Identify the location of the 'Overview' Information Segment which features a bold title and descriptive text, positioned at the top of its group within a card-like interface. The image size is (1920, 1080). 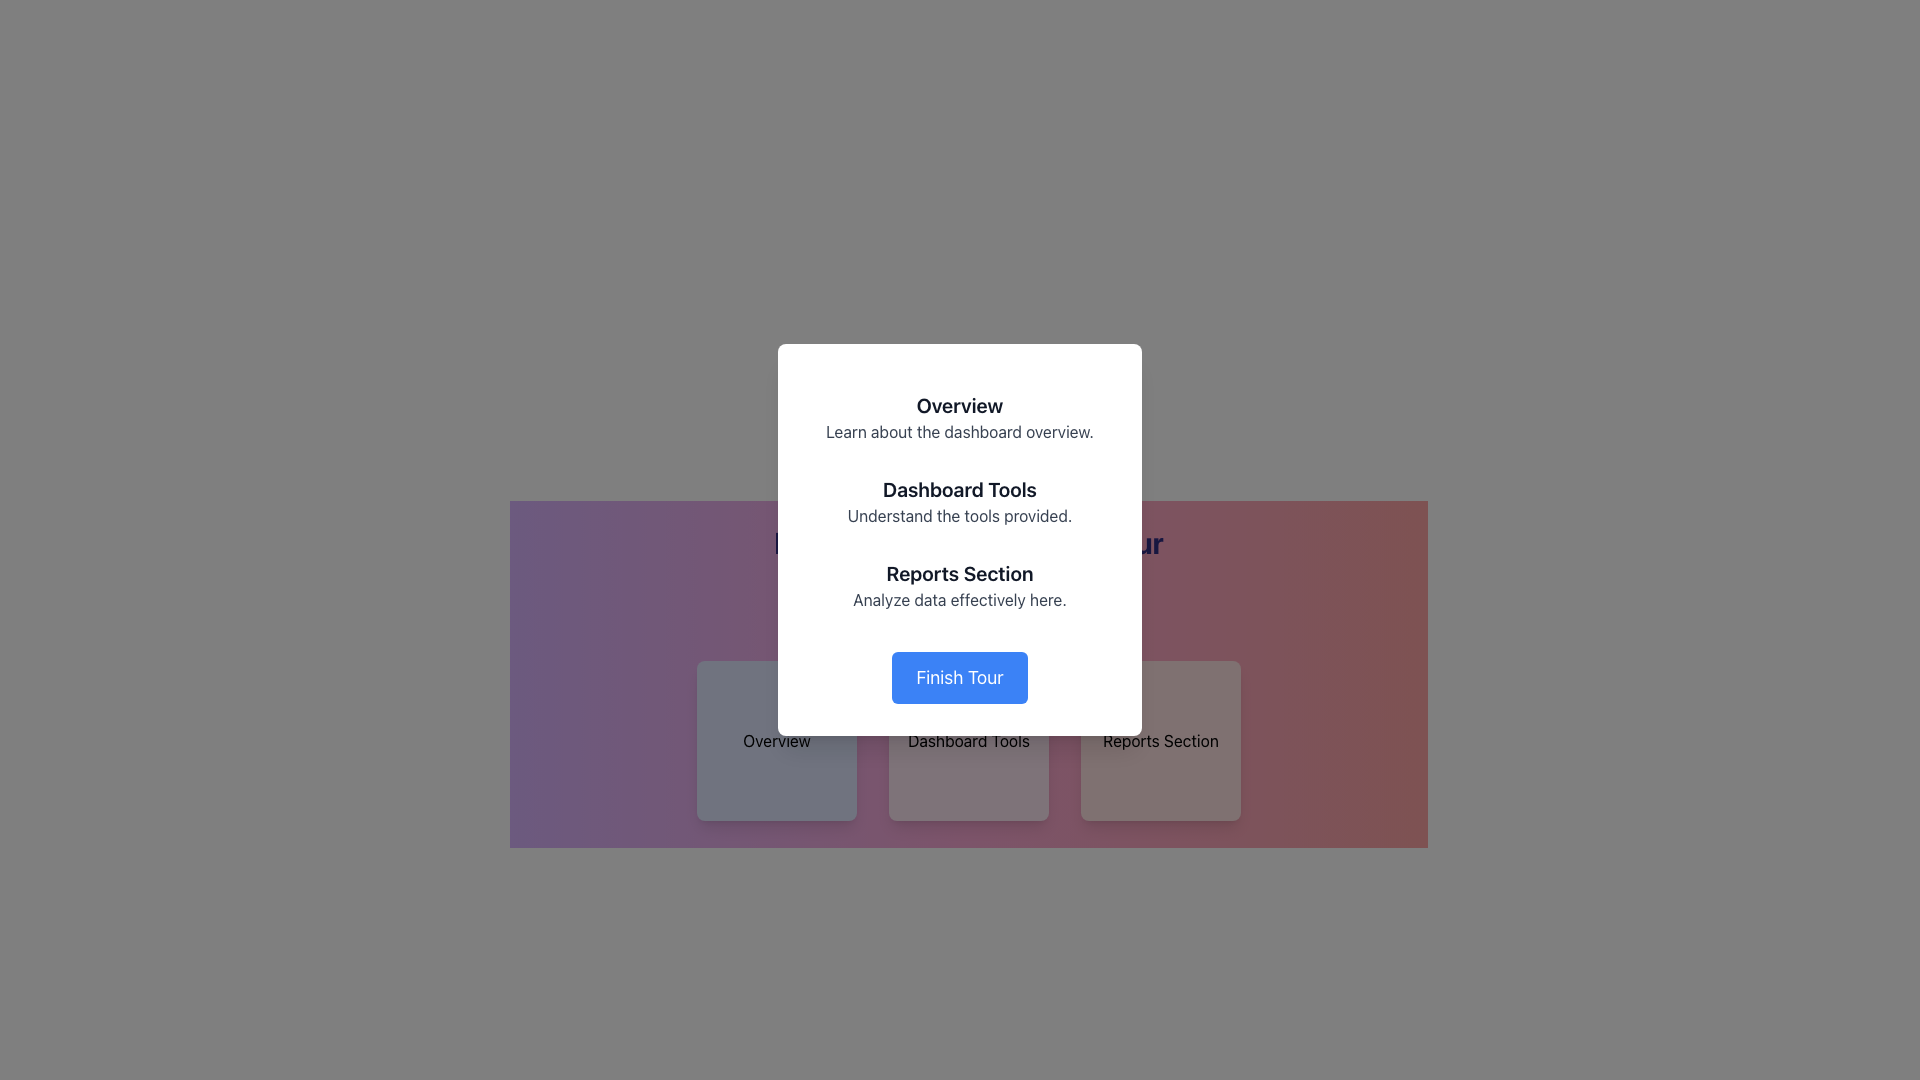
(960, 416).